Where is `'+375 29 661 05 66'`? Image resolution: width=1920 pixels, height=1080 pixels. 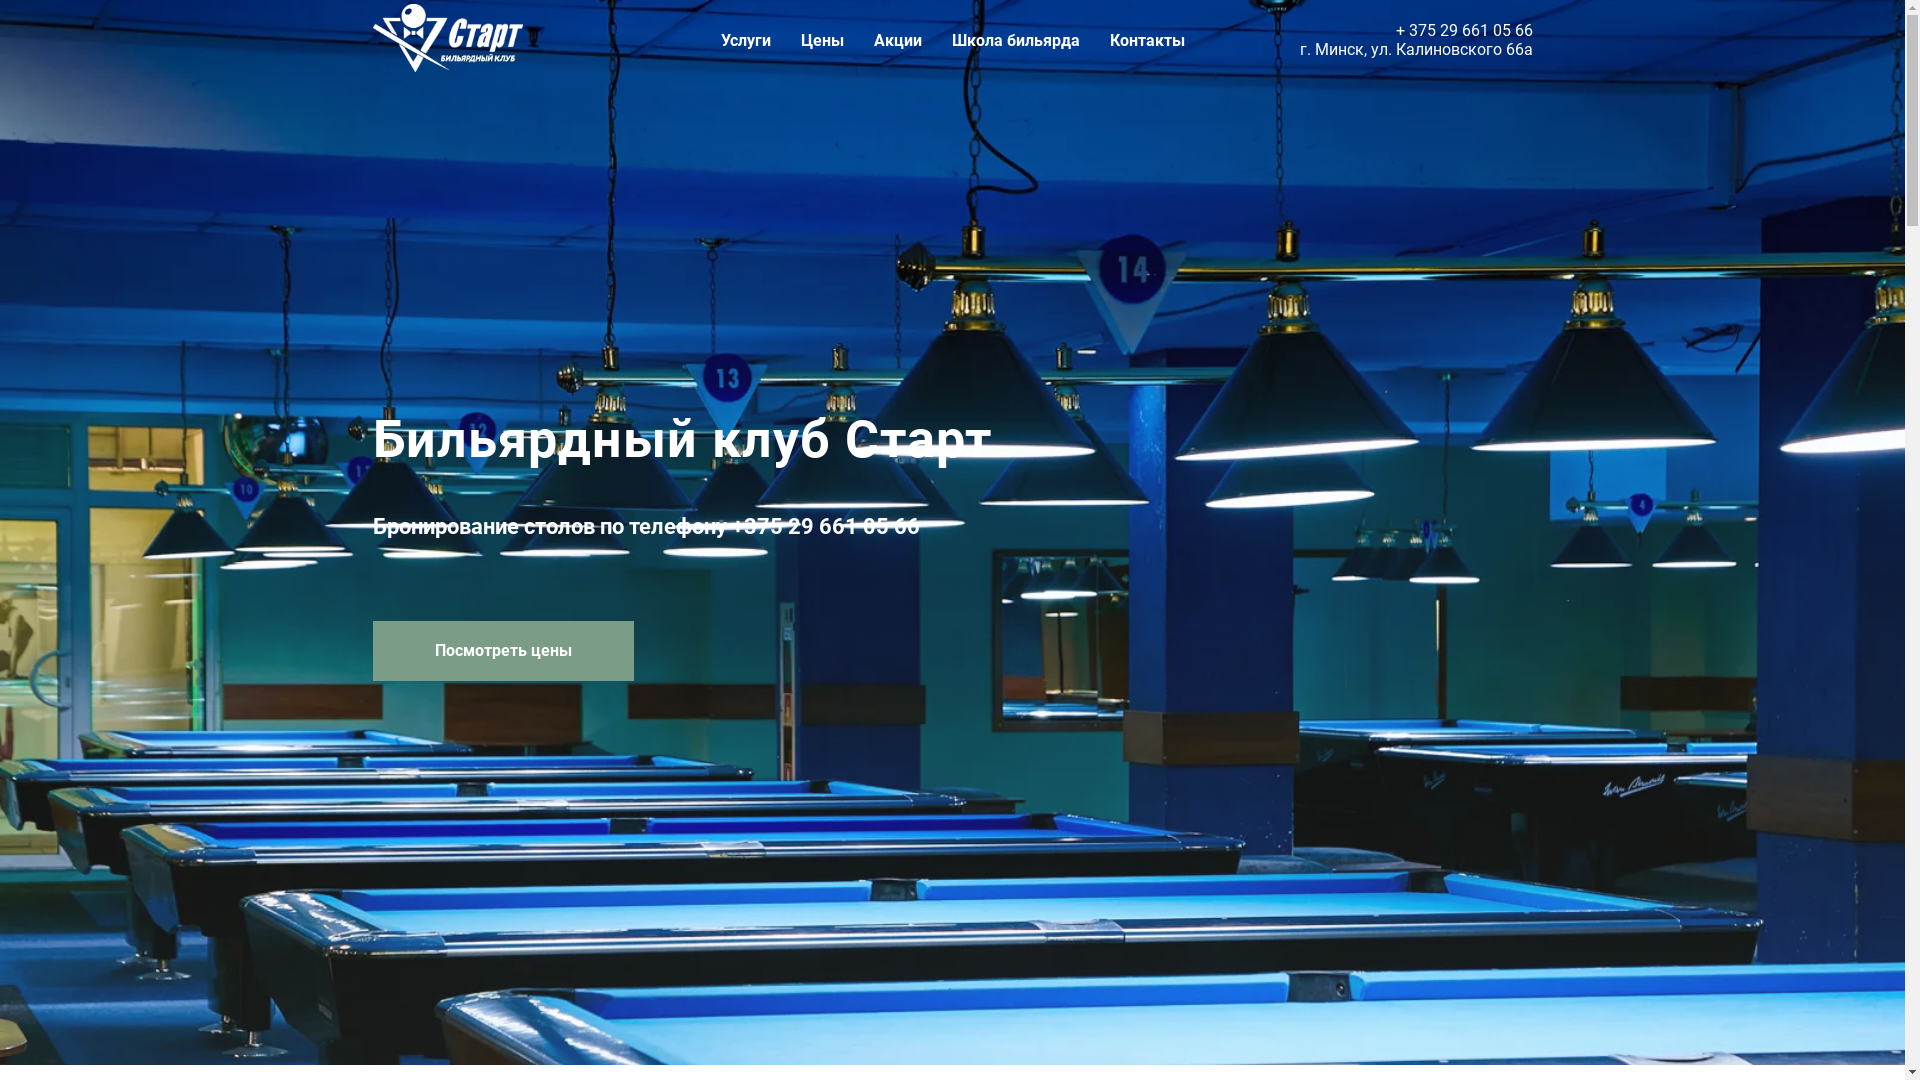 '+375 29 661 05 66' is located at coordinates (730, 525).